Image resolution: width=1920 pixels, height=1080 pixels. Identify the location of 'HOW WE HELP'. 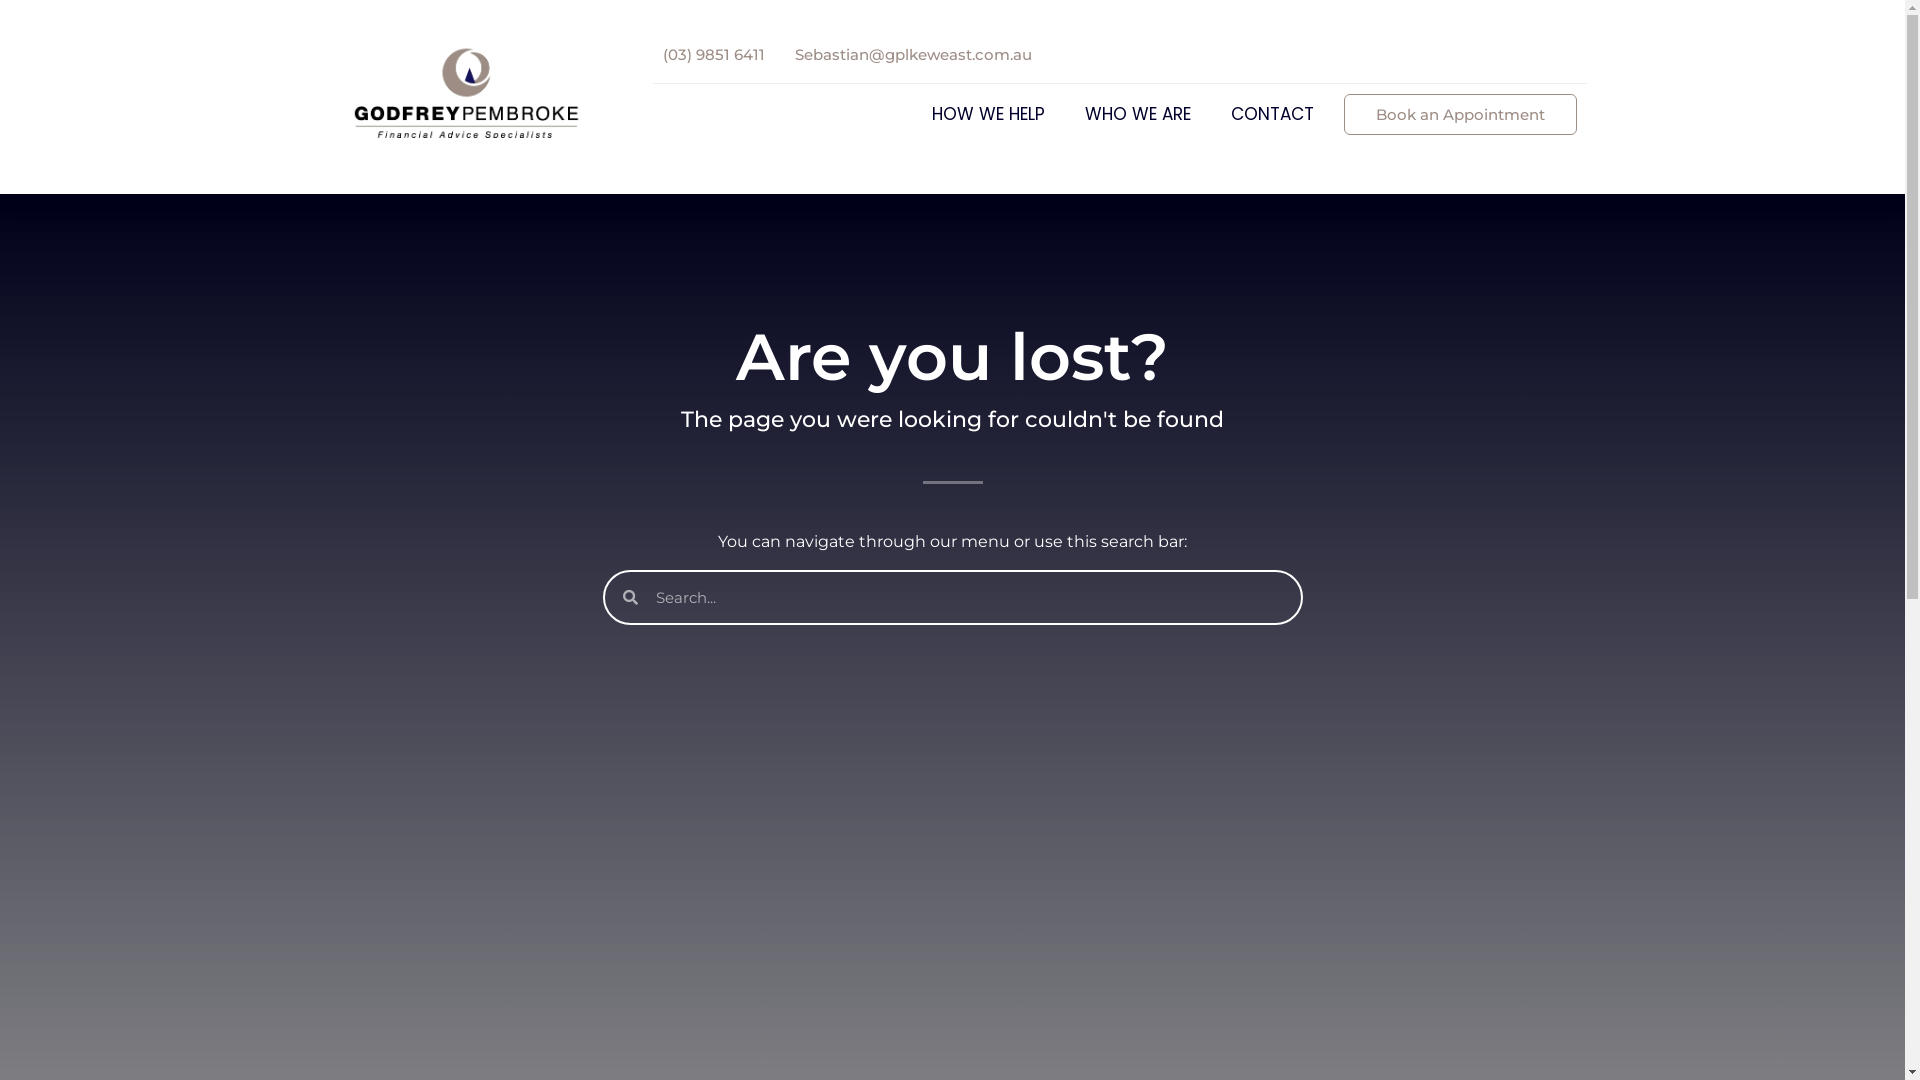
(993, 114).